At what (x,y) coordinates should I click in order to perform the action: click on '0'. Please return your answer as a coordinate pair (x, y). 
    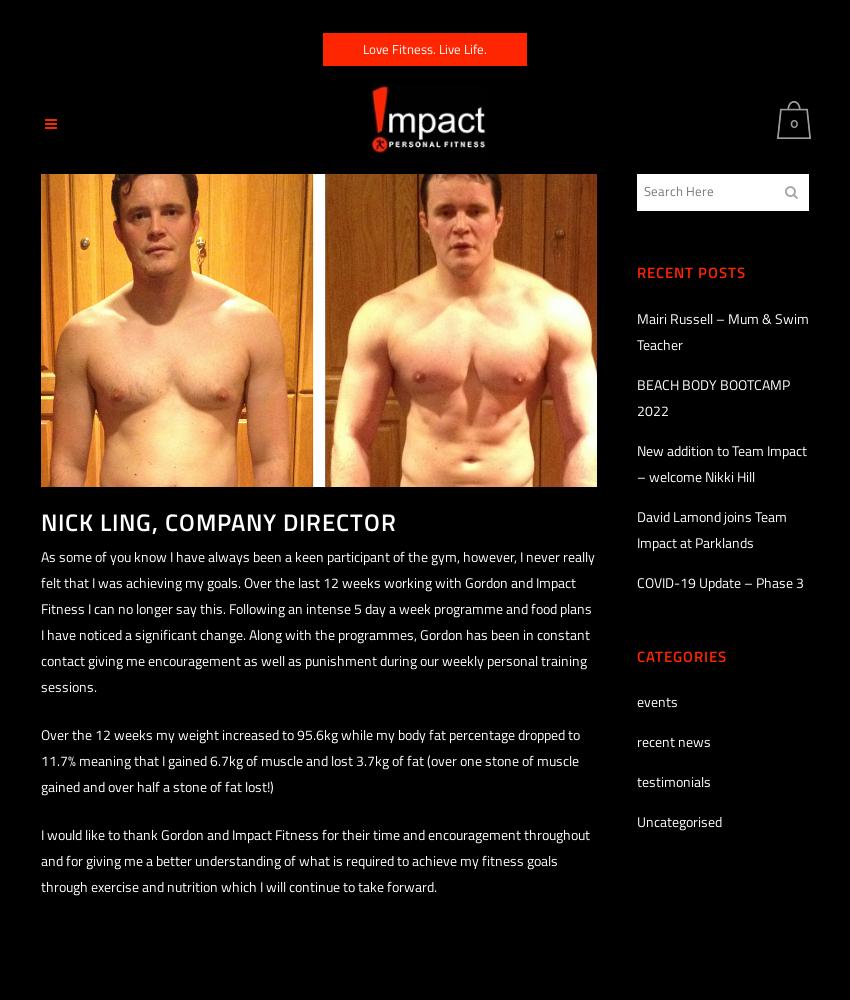
    Looking at the image, I should click on (792, 122).